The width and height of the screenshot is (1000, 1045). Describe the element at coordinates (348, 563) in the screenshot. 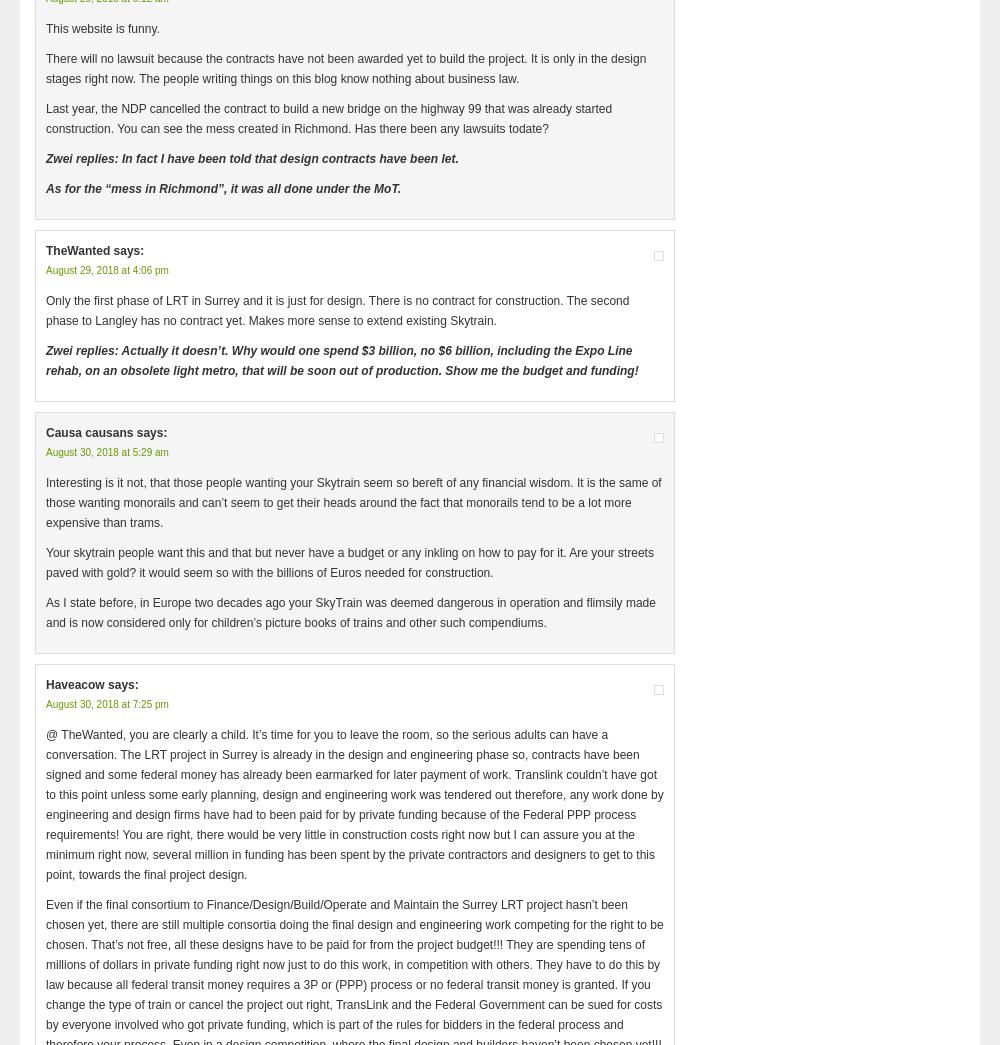

I see `'Your skytrain people want this and that but never have a budget or any inkling on how to pay for it. Are your streets paved with gold? it would seem so with the billions of Euros needed  for construction.'` at that location.